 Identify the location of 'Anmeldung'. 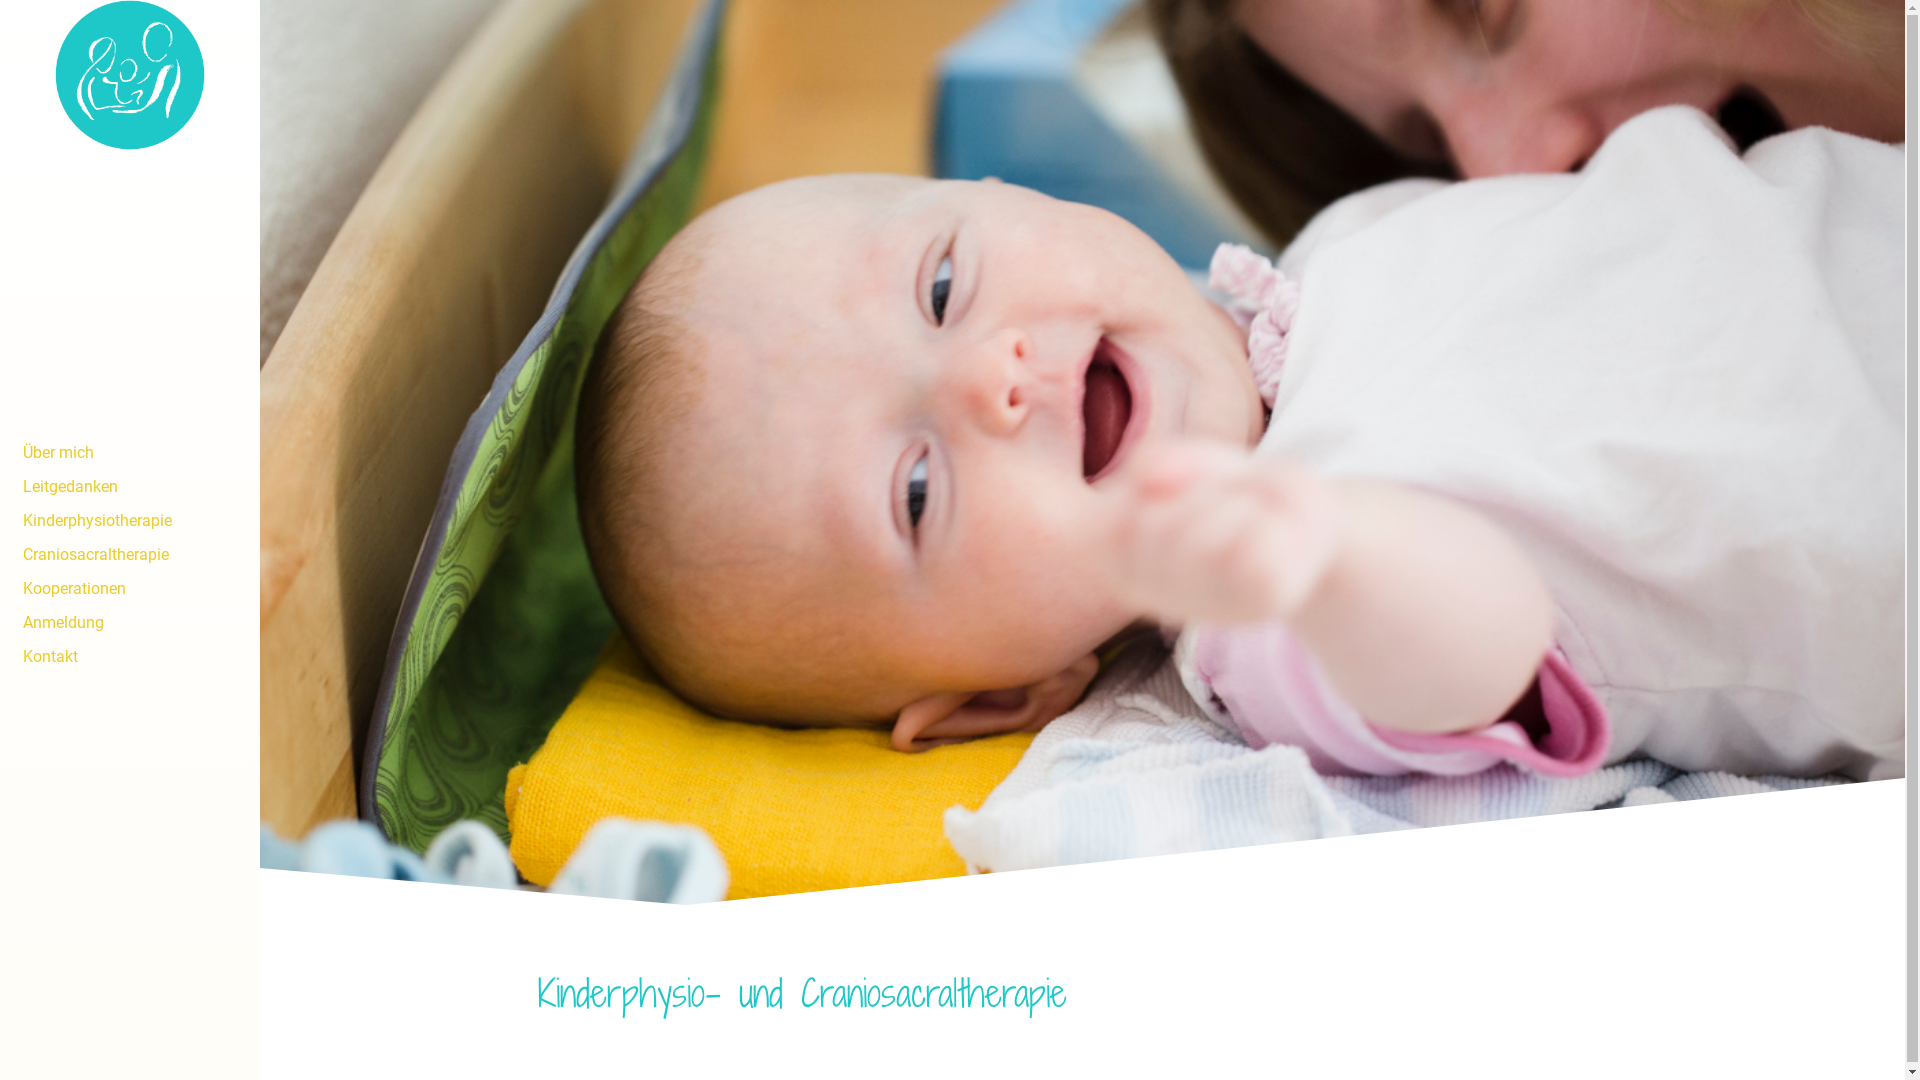
(128, 621).